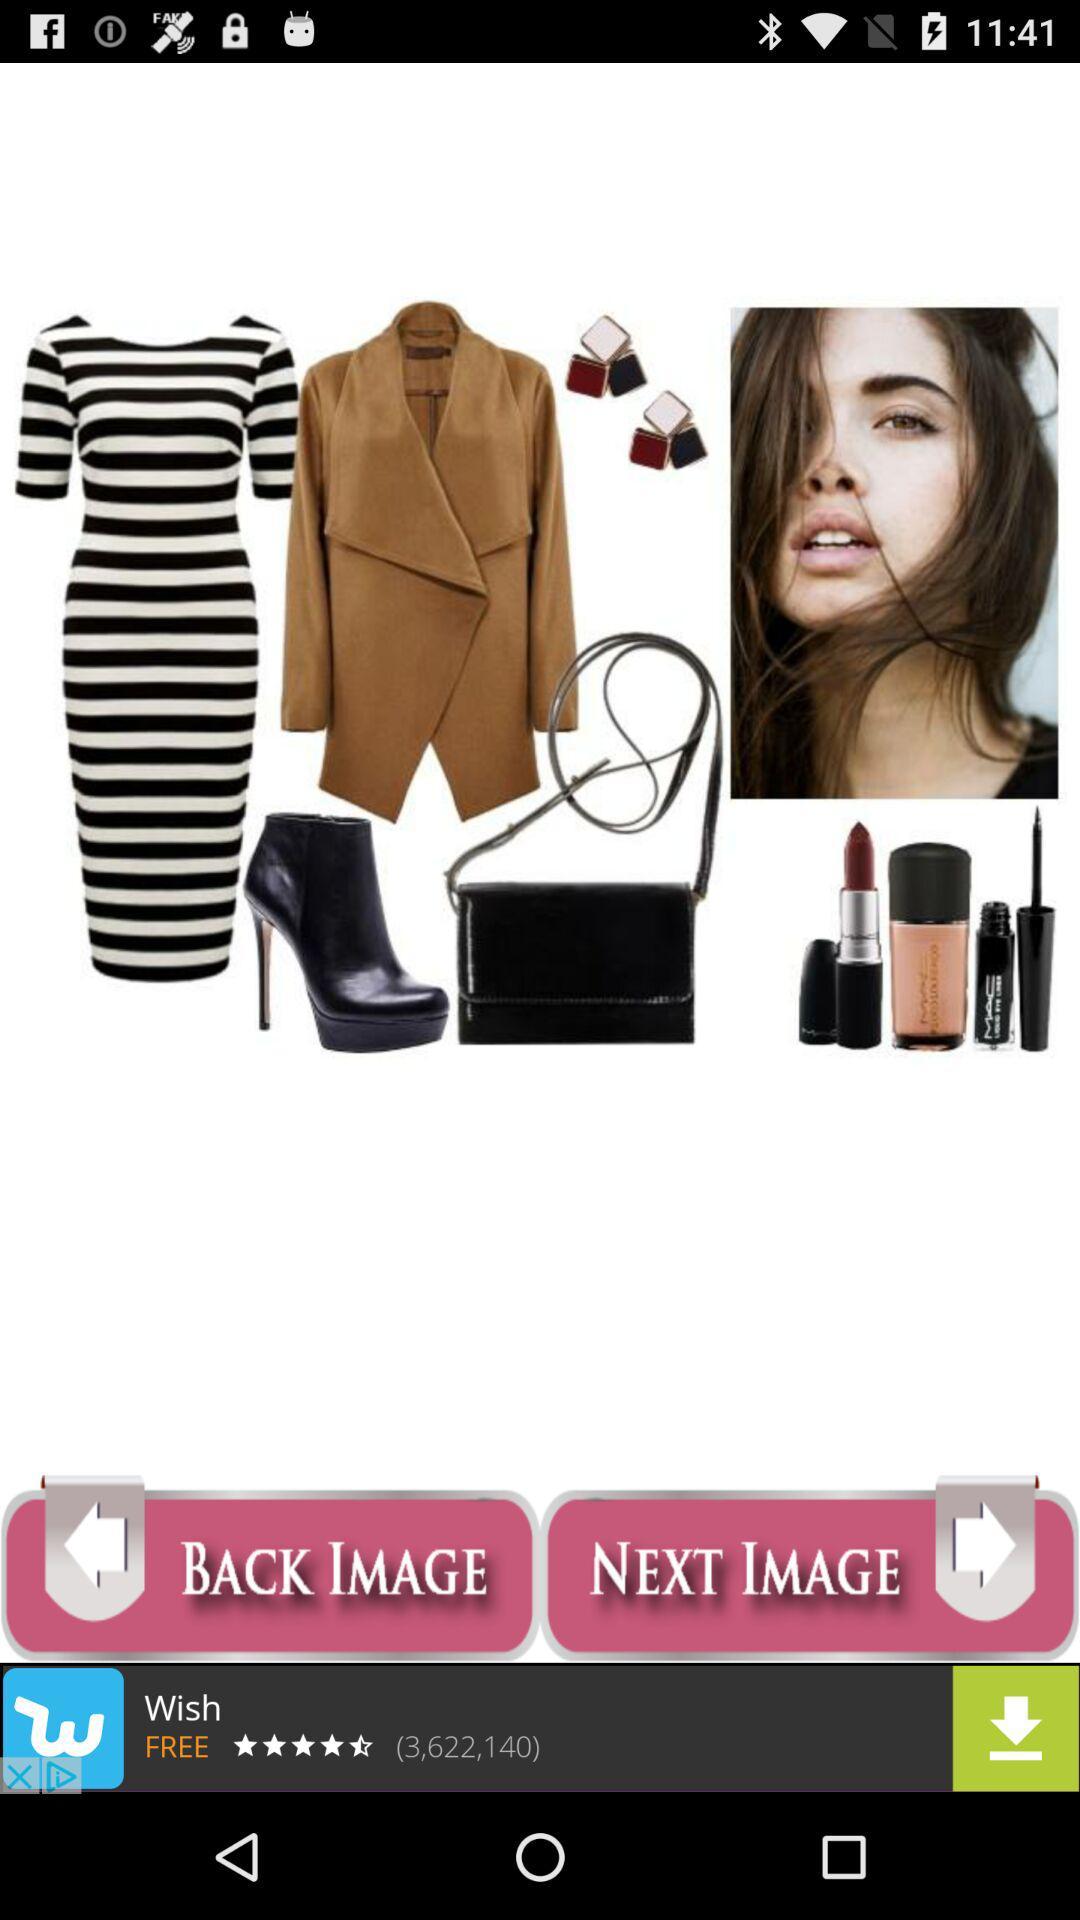 The height and width of the screenshot is (1920, 1080). Describe the element at coordinates (270, 1568) in the screenshot. I see `back image` at that location.